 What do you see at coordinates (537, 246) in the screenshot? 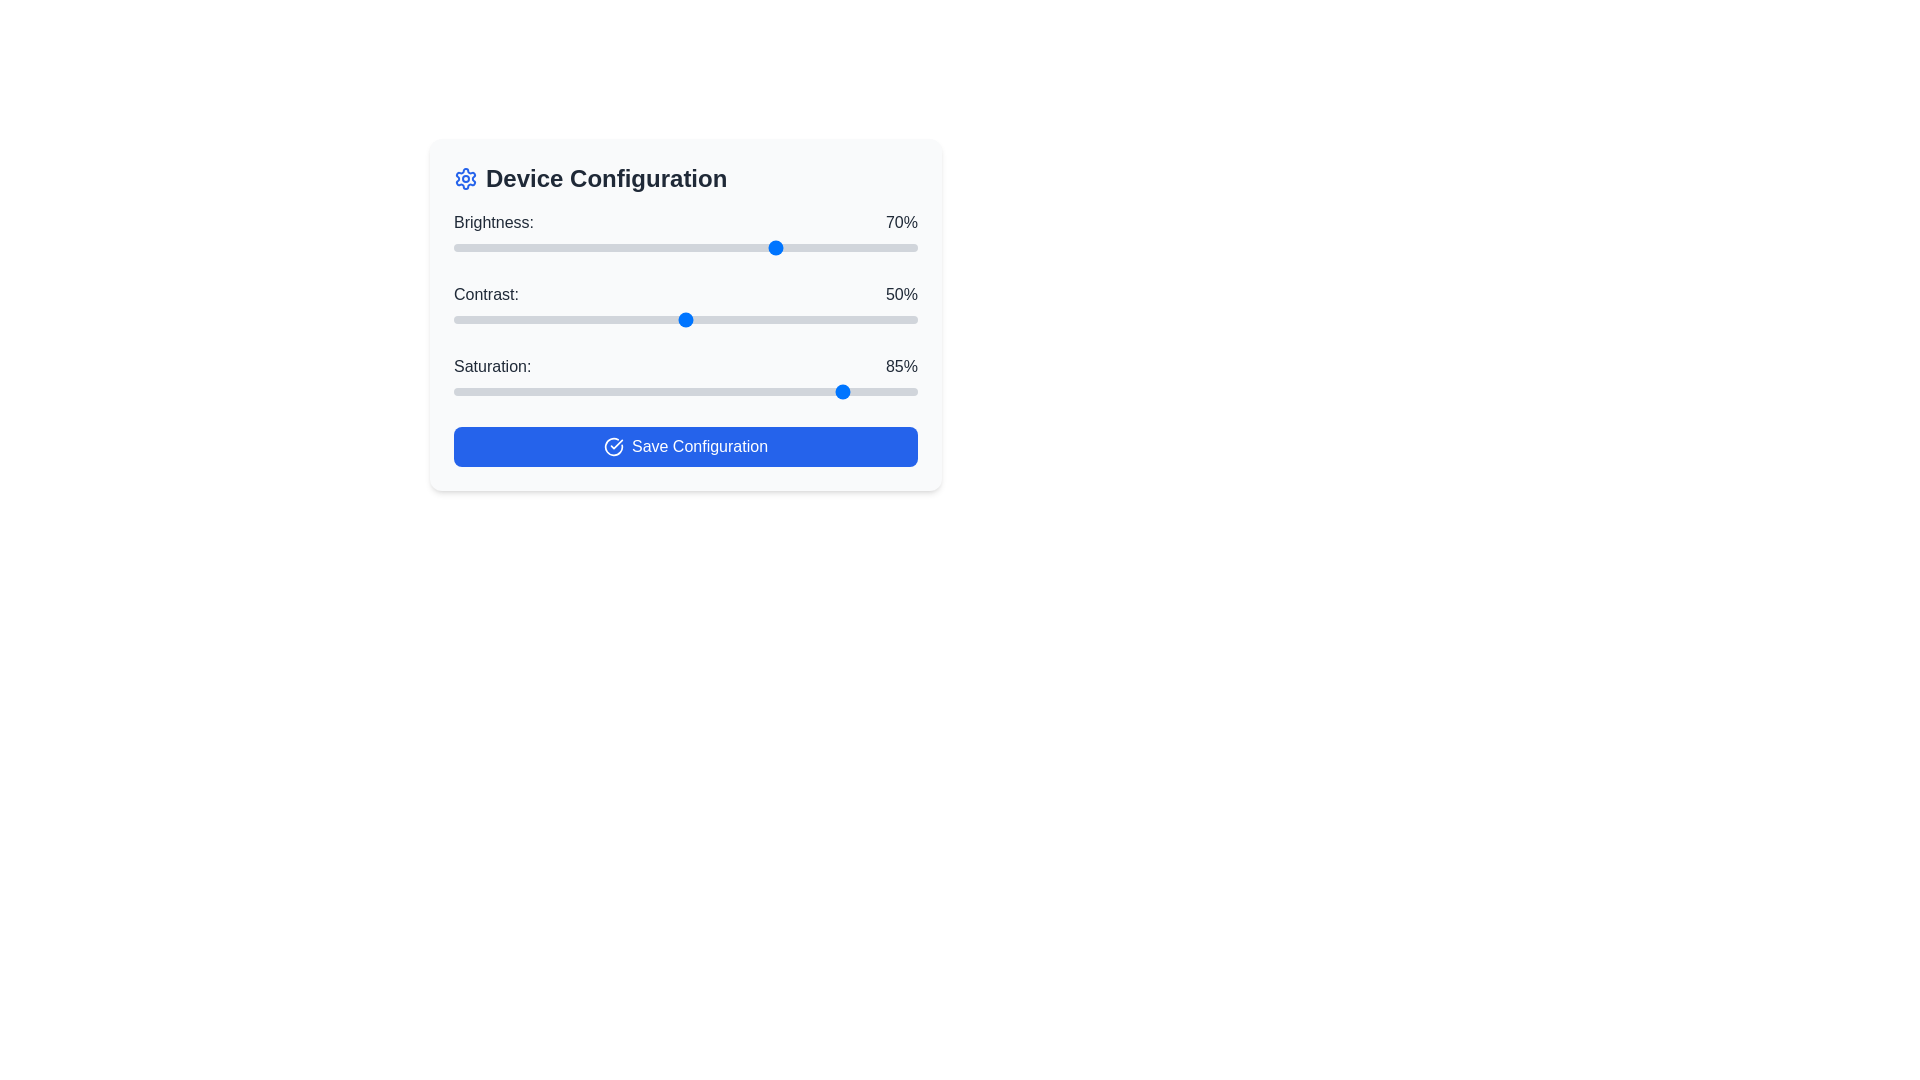
I see `brightness` at bounding box center [537, 246].